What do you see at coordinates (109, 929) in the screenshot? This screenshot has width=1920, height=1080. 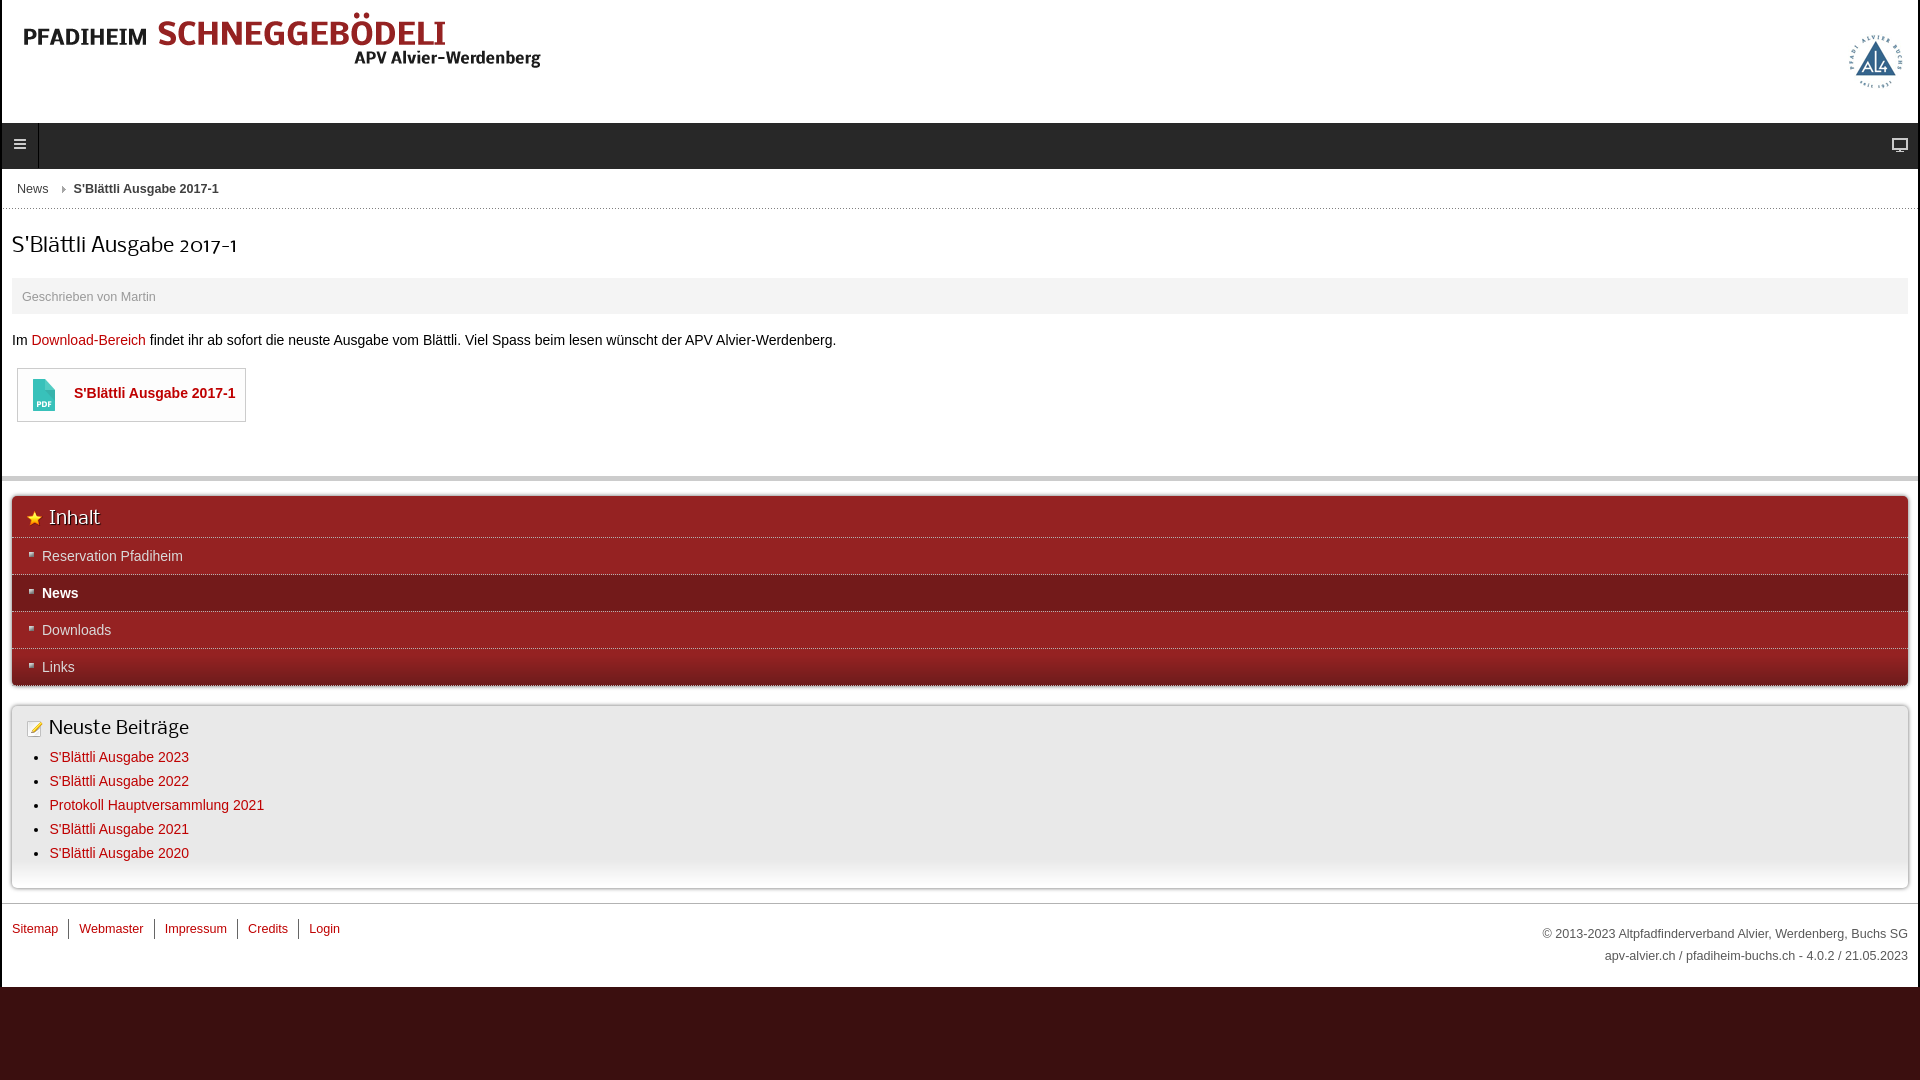 I see `'Webmaster'` at bounding box center [109, 929].